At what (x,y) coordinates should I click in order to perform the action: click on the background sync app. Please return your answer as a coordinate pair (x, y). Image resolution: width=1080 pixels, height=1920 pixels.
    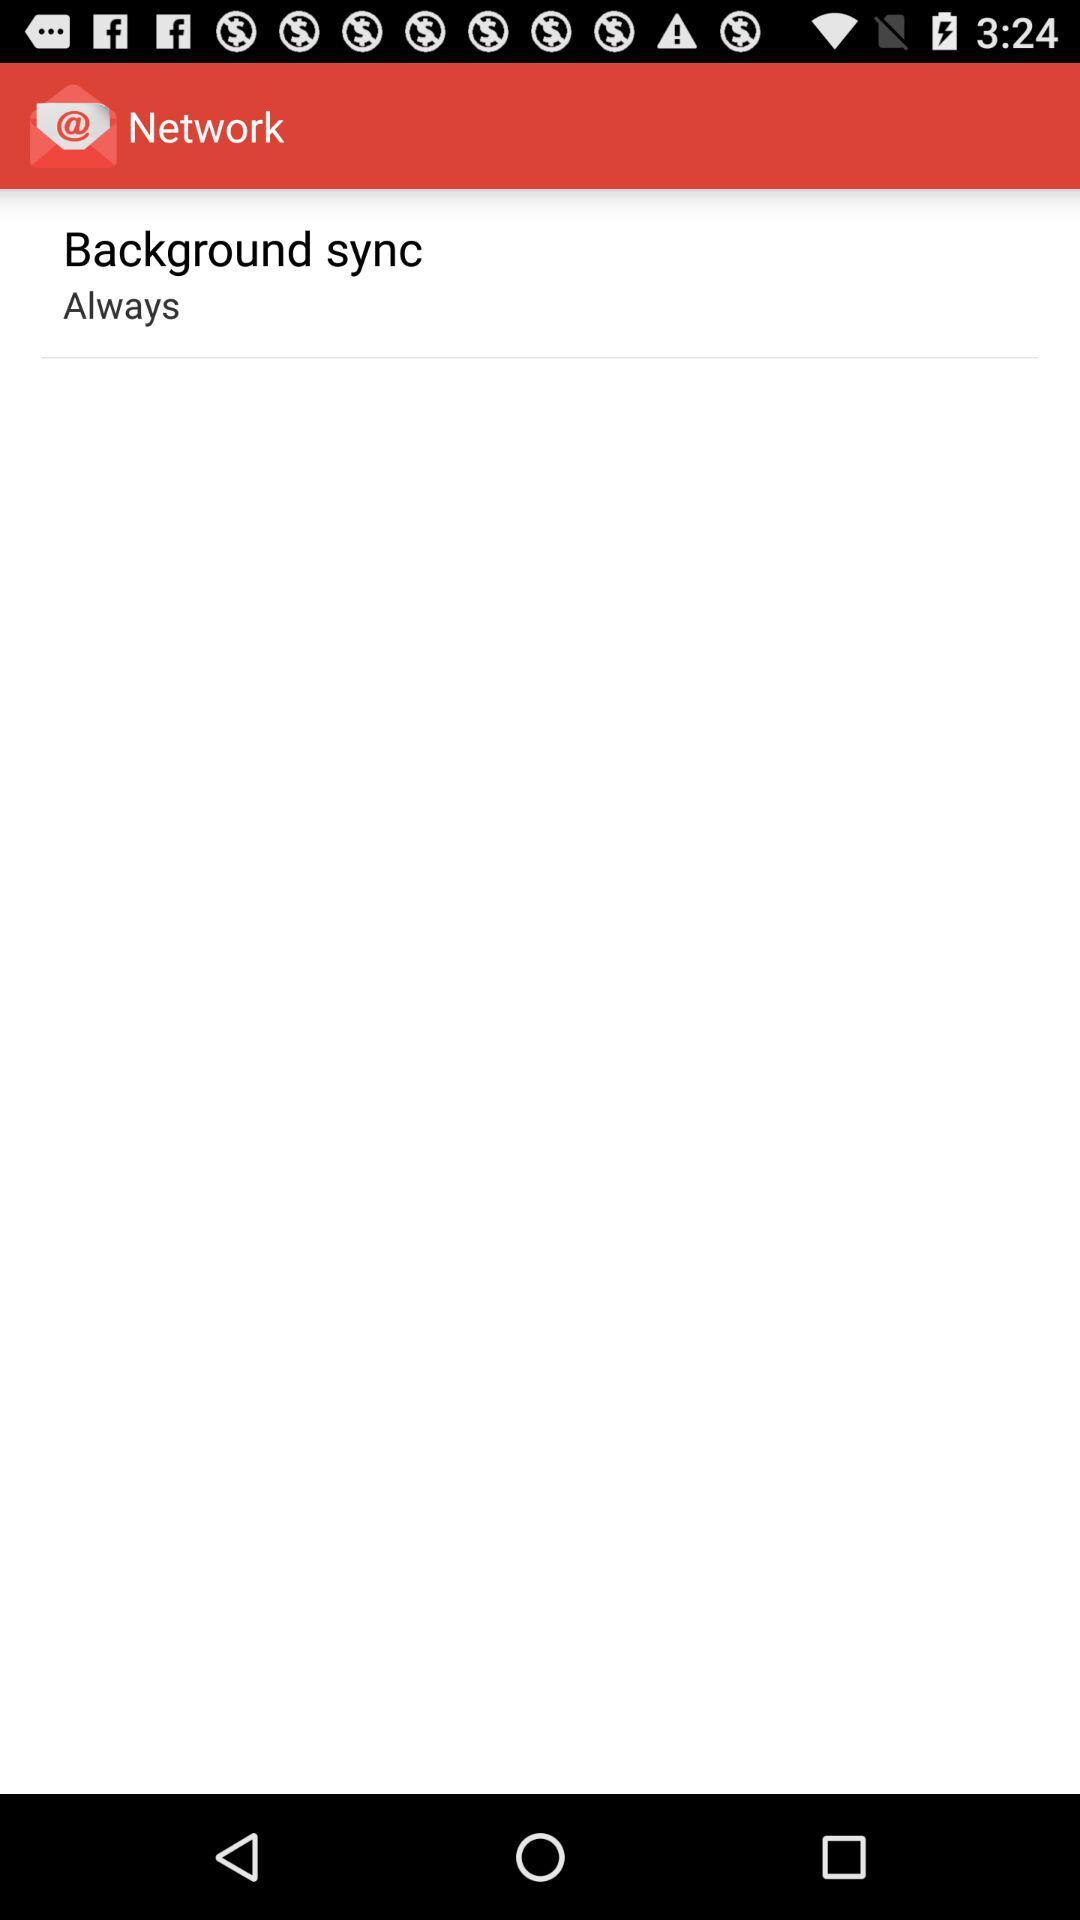
    Looking at the image, I should click on (242, 246).